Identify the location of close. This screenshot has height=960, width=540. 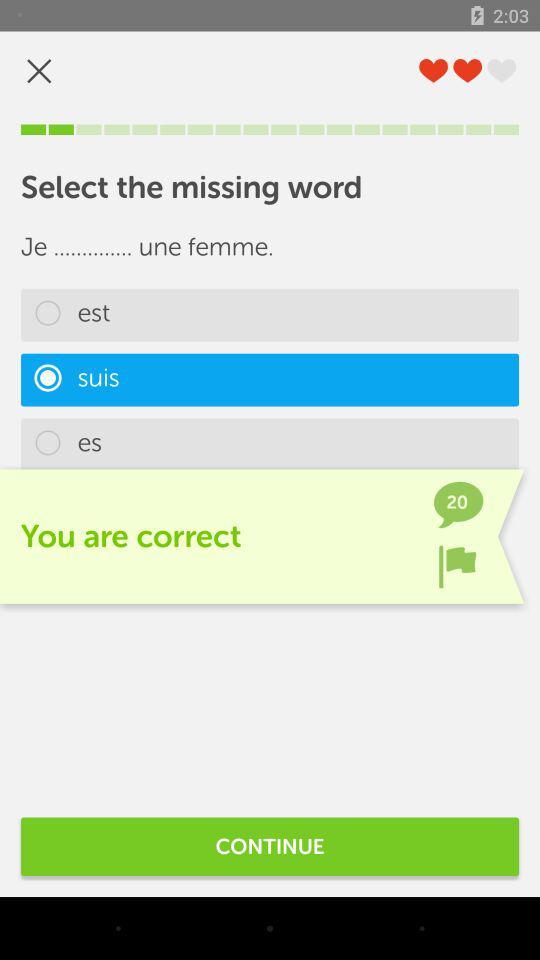
(39, 71).